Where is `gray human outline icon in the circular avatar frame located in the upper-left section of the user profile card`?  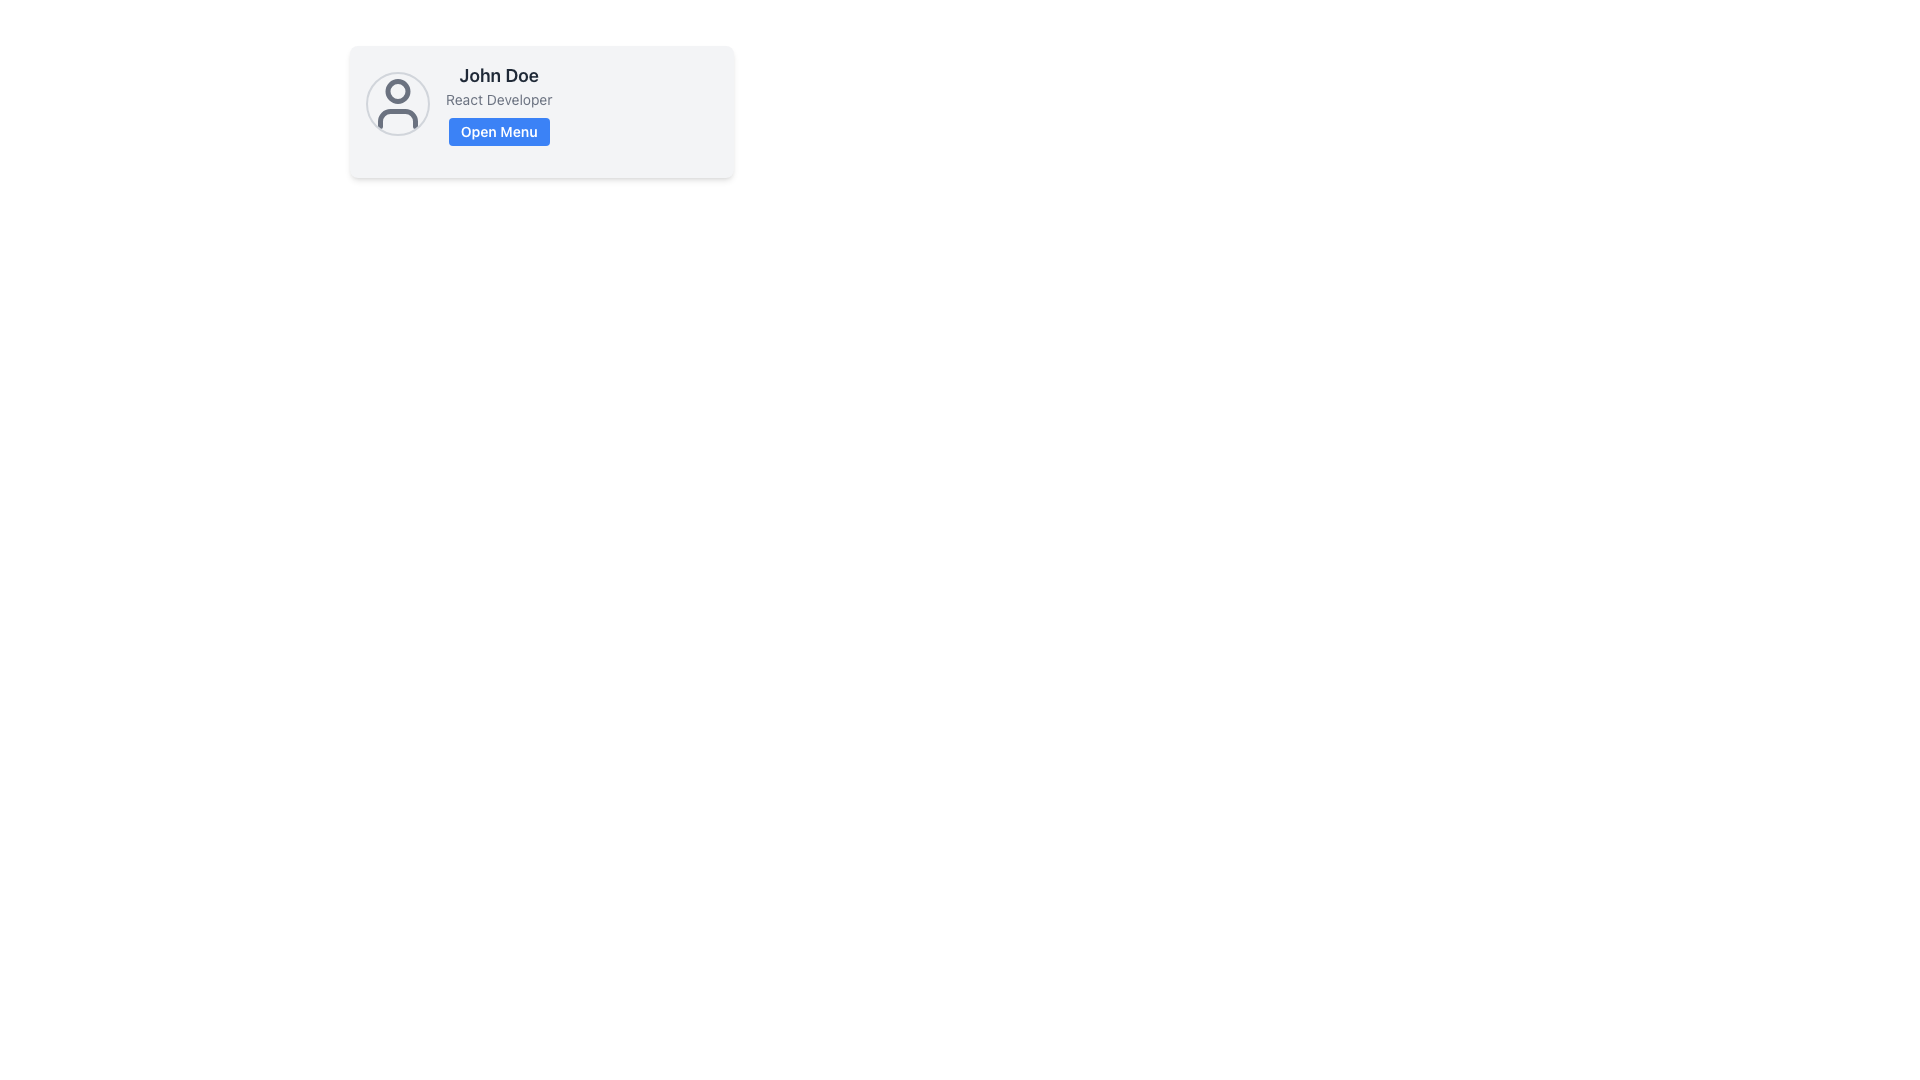 gray human outline icon in the circular avatar frame located in the upper-left section of the user profile card is located at coordinates (398, 104).